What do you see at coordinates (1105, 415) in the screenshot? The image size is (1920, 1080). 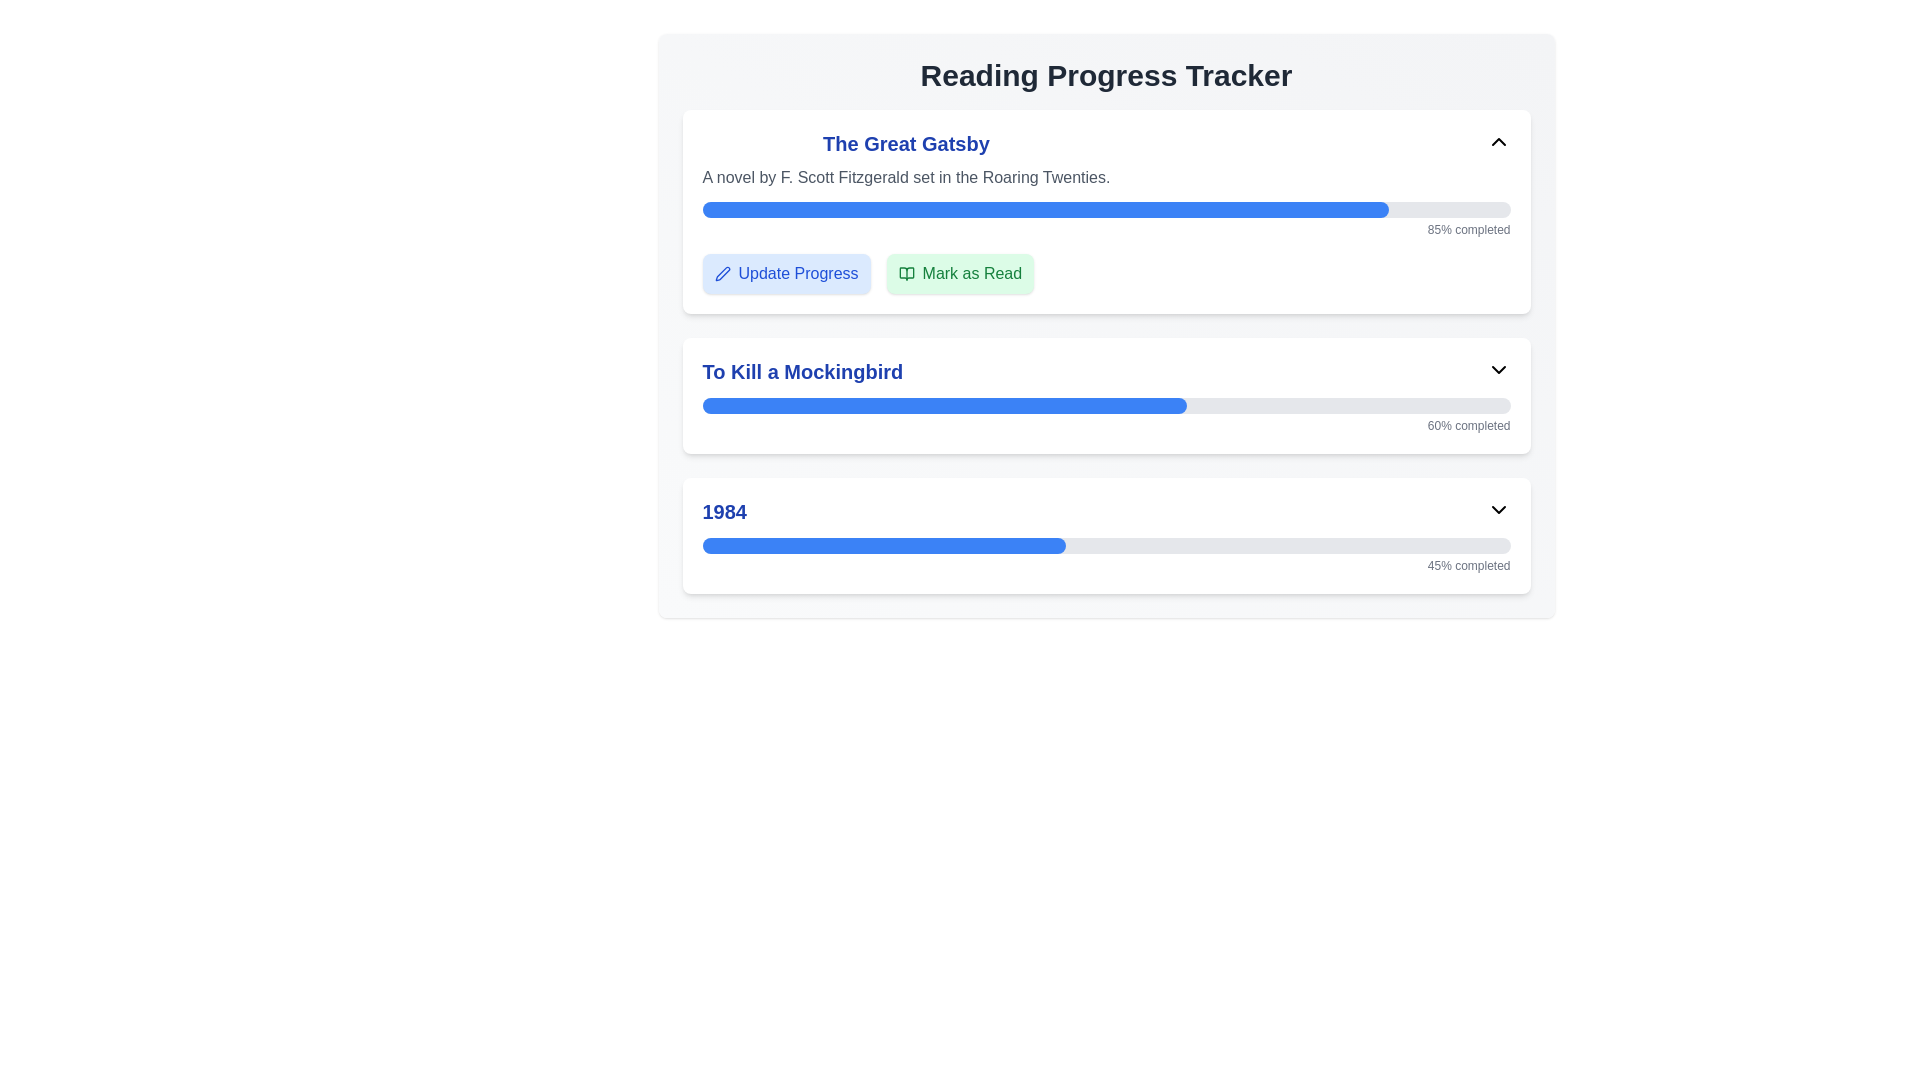 I see `the progress bar indicating '60% completed', which has a gray background and a blue-filled section, located below the title 'To Kill a Mockingbird'` at bounding box center [1105, 415].